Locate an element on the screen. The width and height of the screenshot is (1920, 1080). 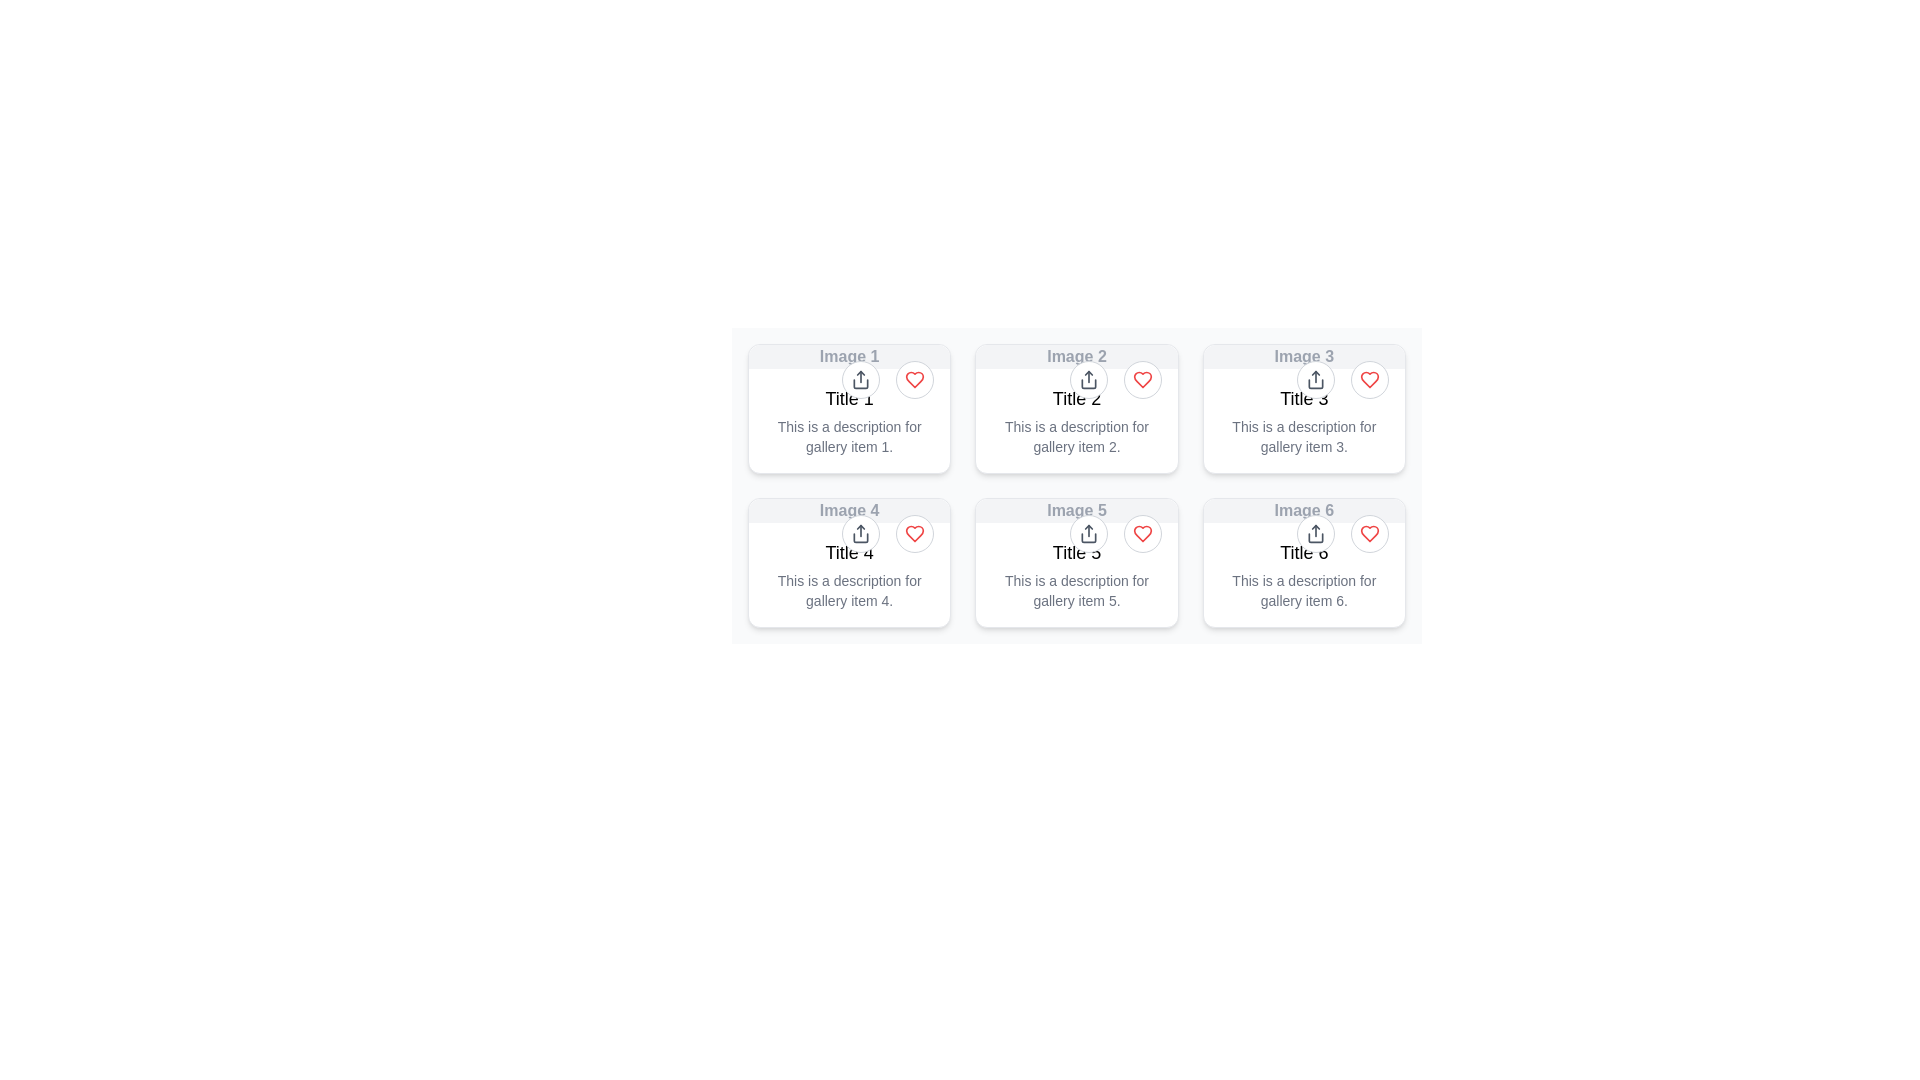
description text that says 'This is a description for gallery item 4.' located in the fourth card of a 2x3 grid layout, beneath the title 'Title 4' is located at coordinates (849, 589).